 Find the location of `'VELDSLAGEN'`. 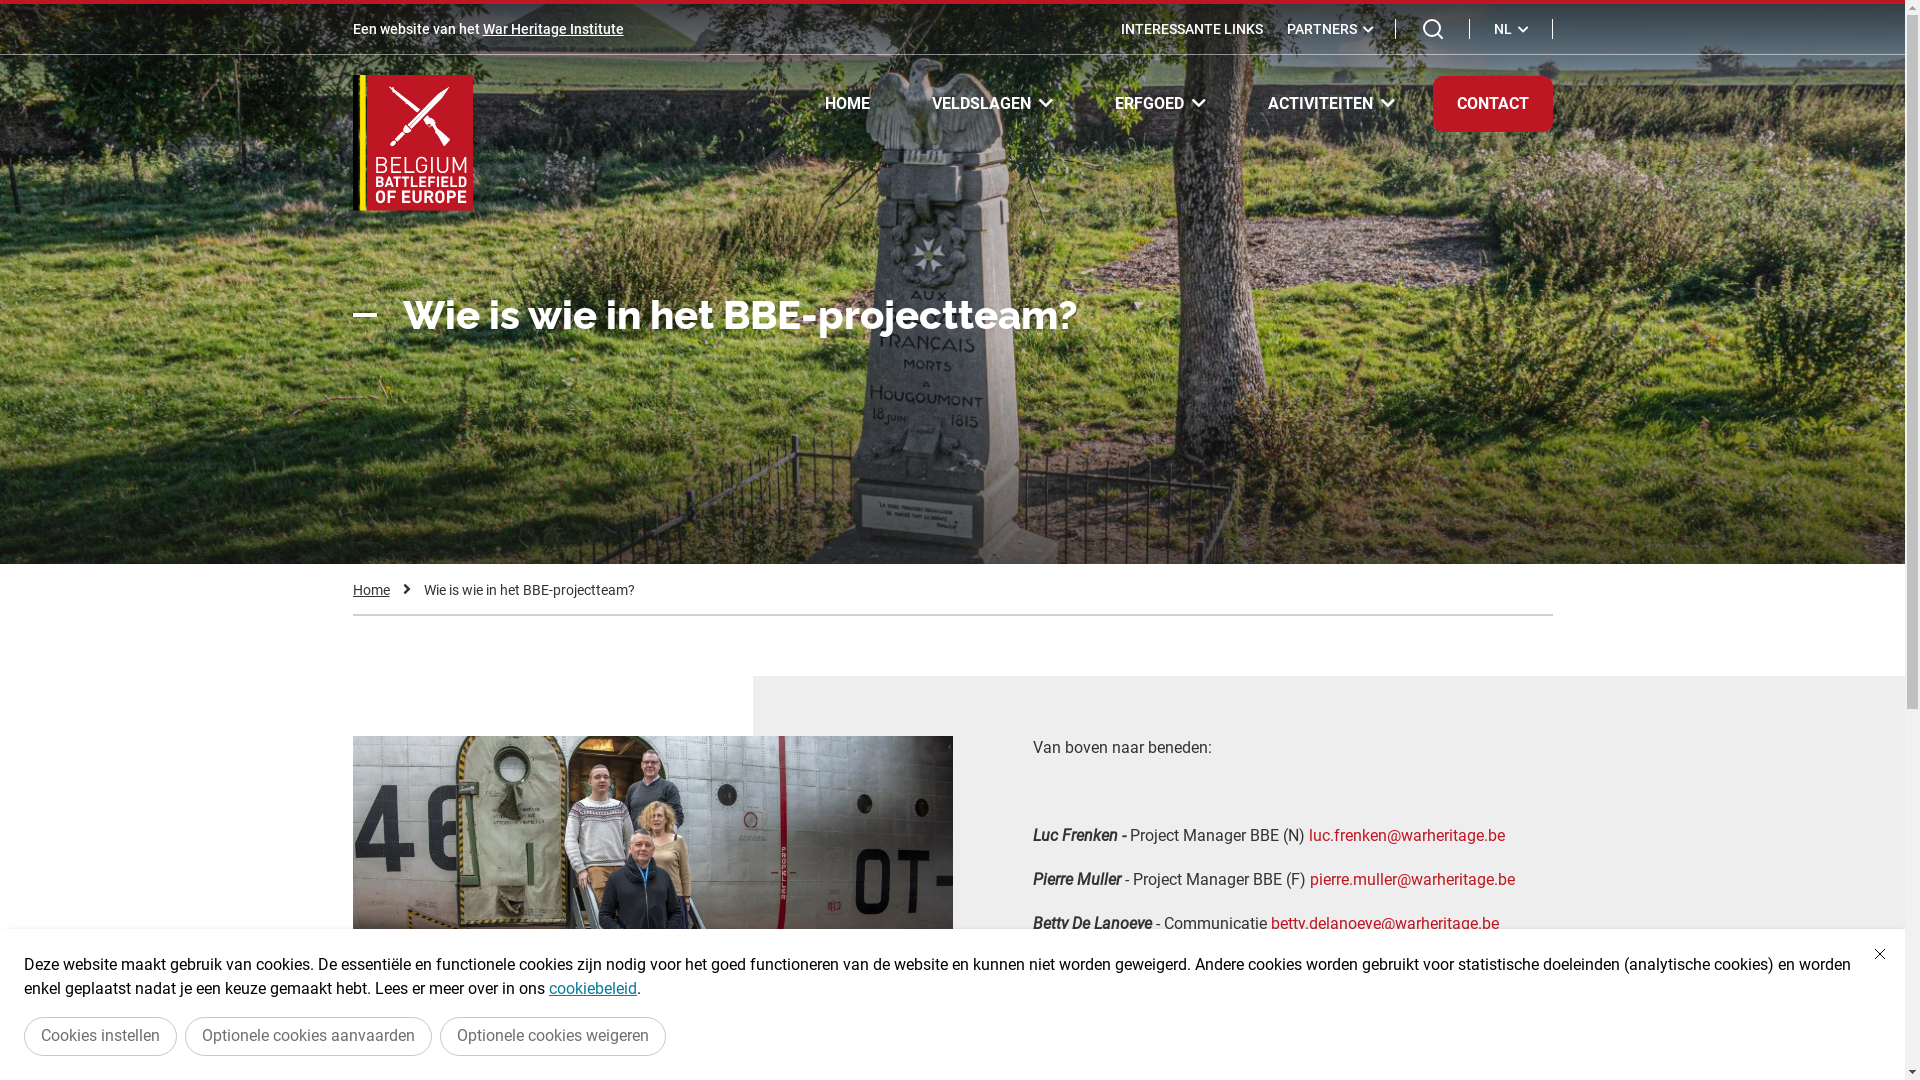

'VELDSLAGEN' is located at coordinates (992, 103).